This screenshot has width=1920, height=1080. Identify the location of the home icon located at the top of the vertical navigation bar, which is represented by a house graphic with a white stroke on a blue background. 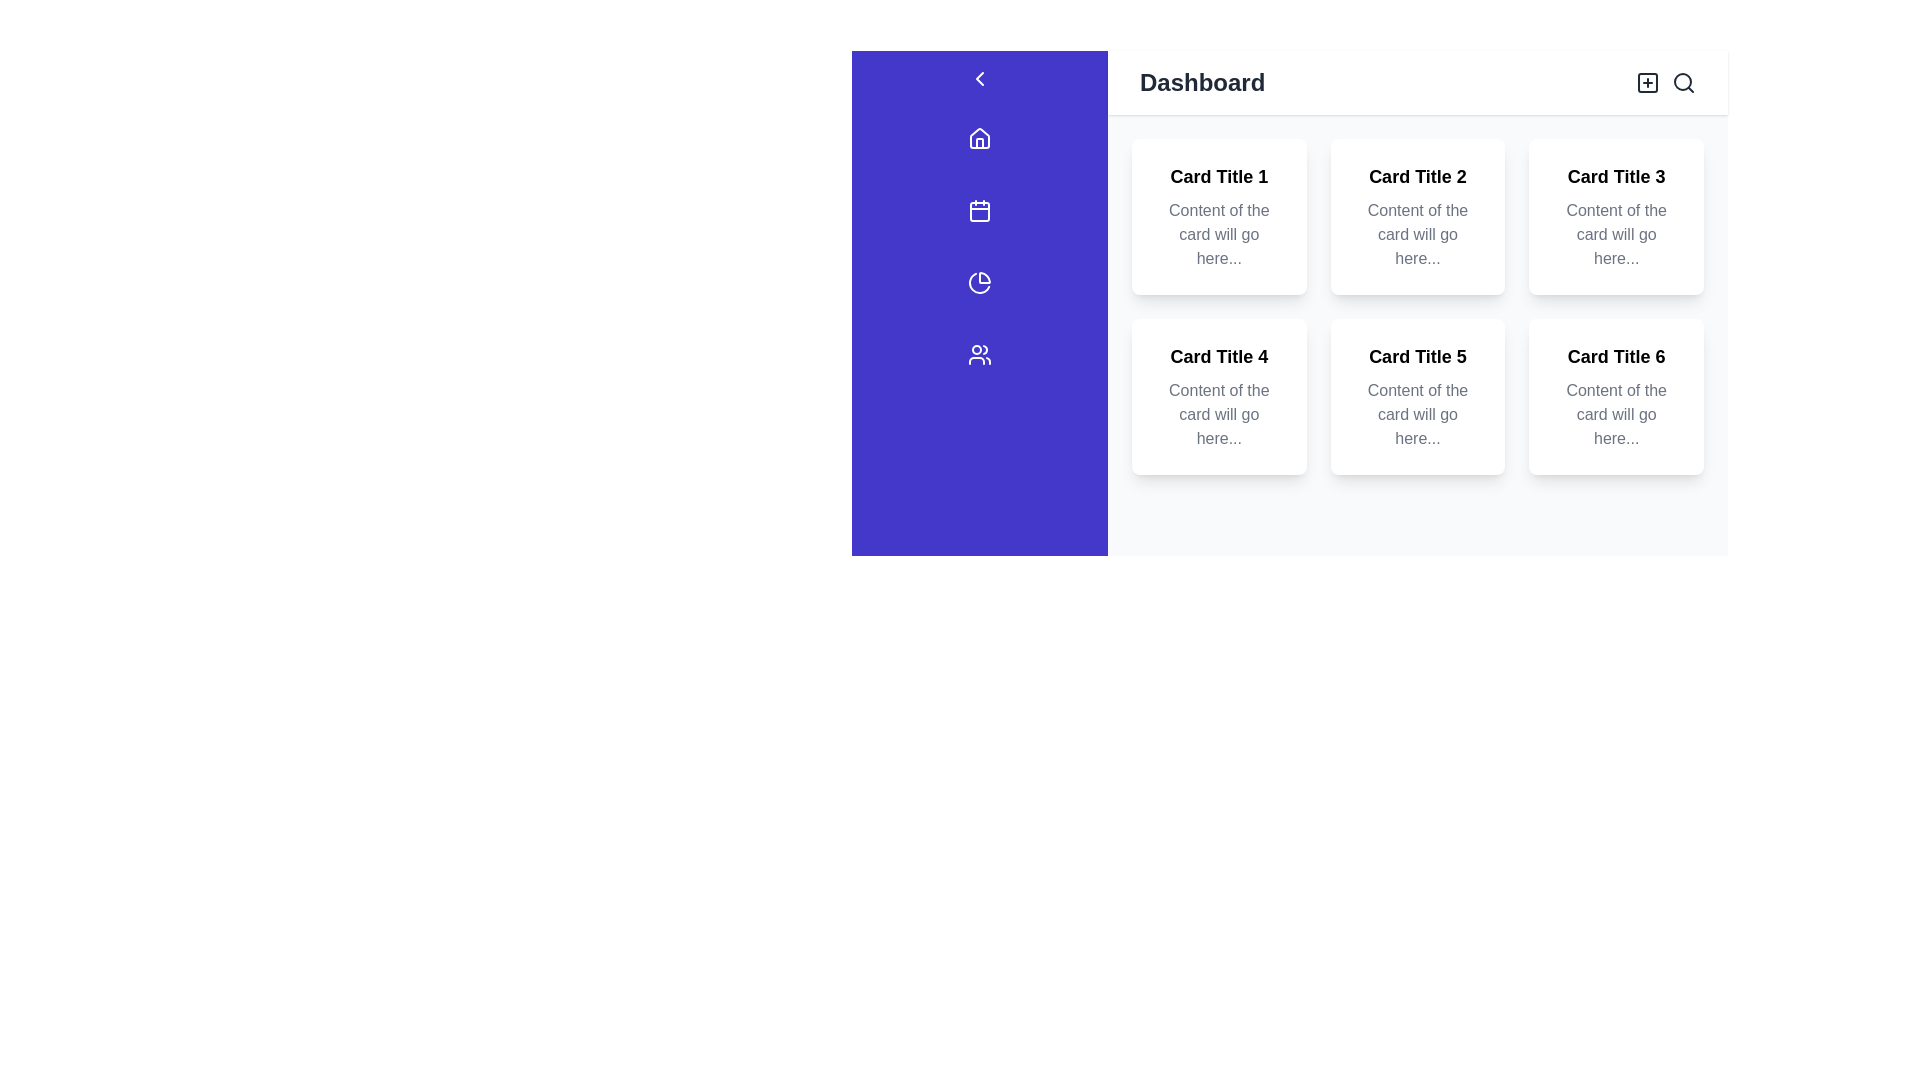
(979, 137).